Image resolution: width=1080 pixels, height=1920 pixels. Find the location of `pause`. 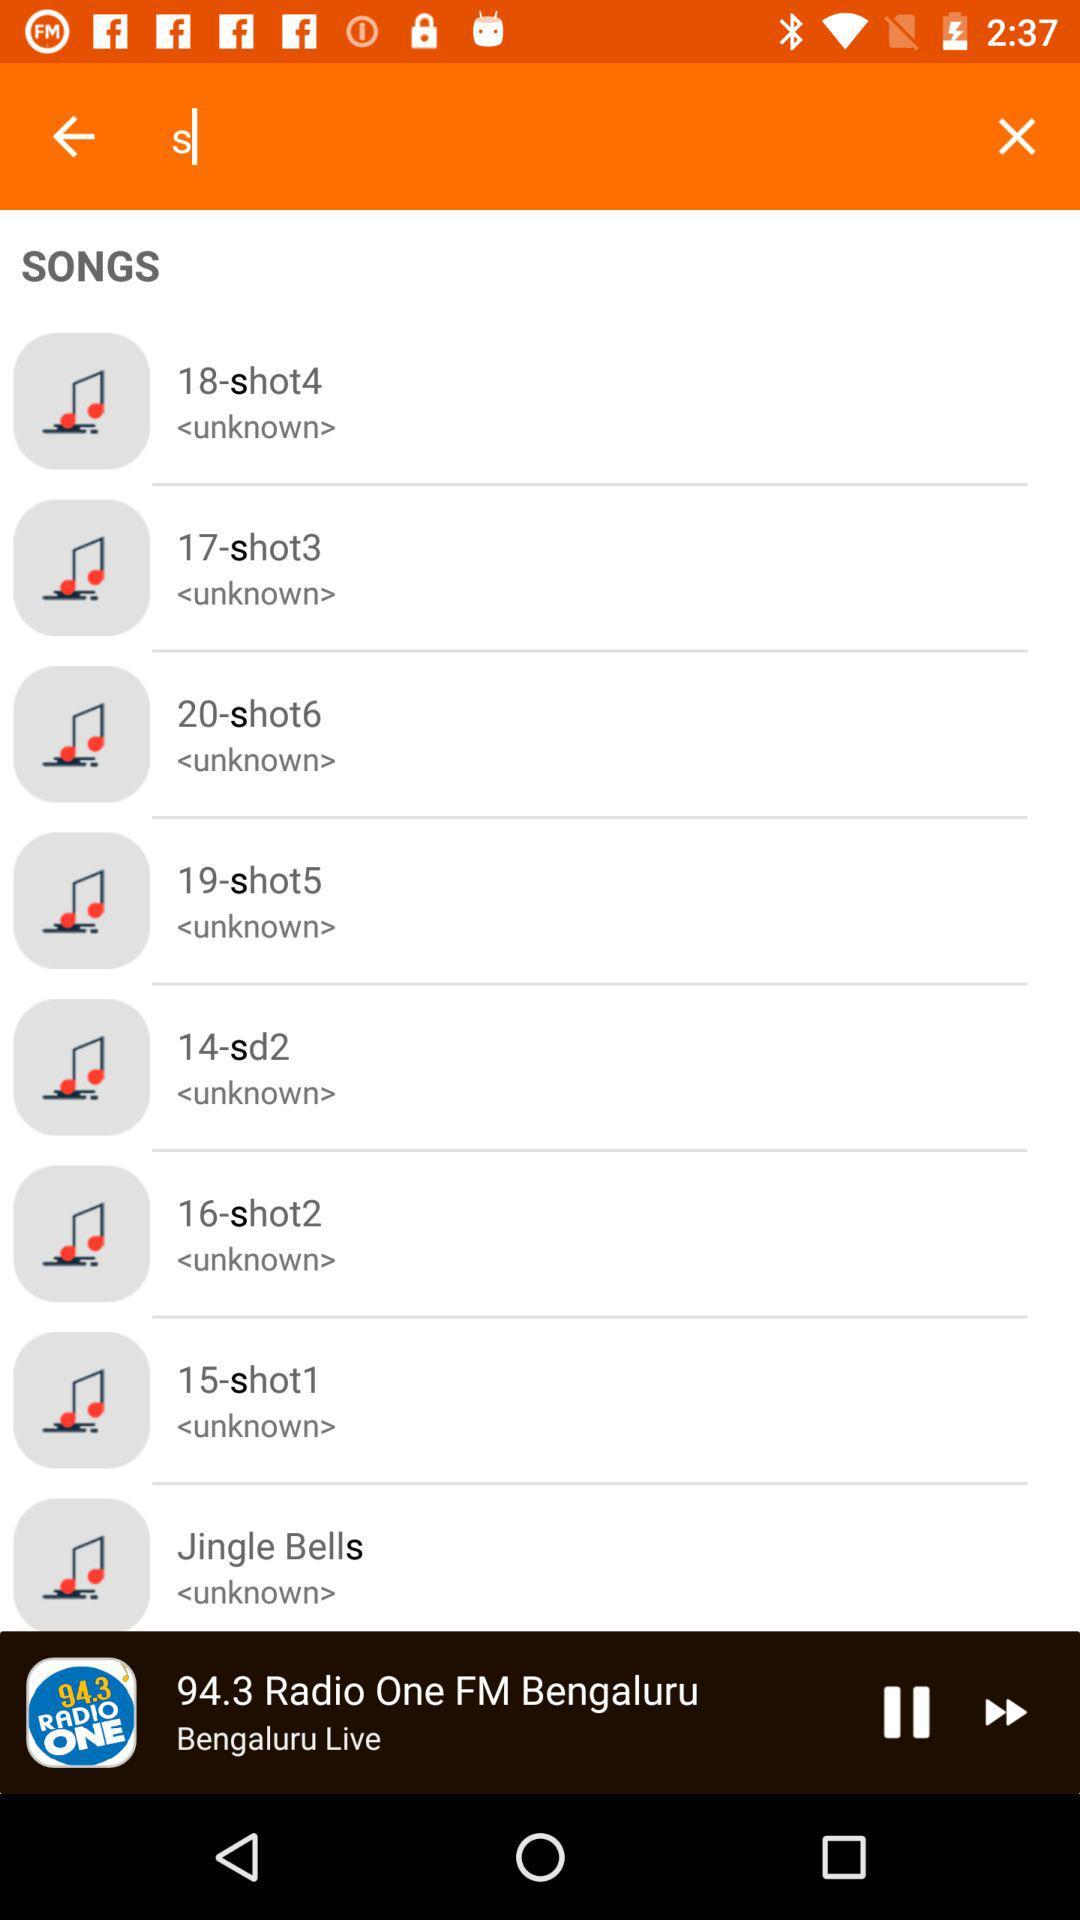

pause is located at coordinates (906, 1711).